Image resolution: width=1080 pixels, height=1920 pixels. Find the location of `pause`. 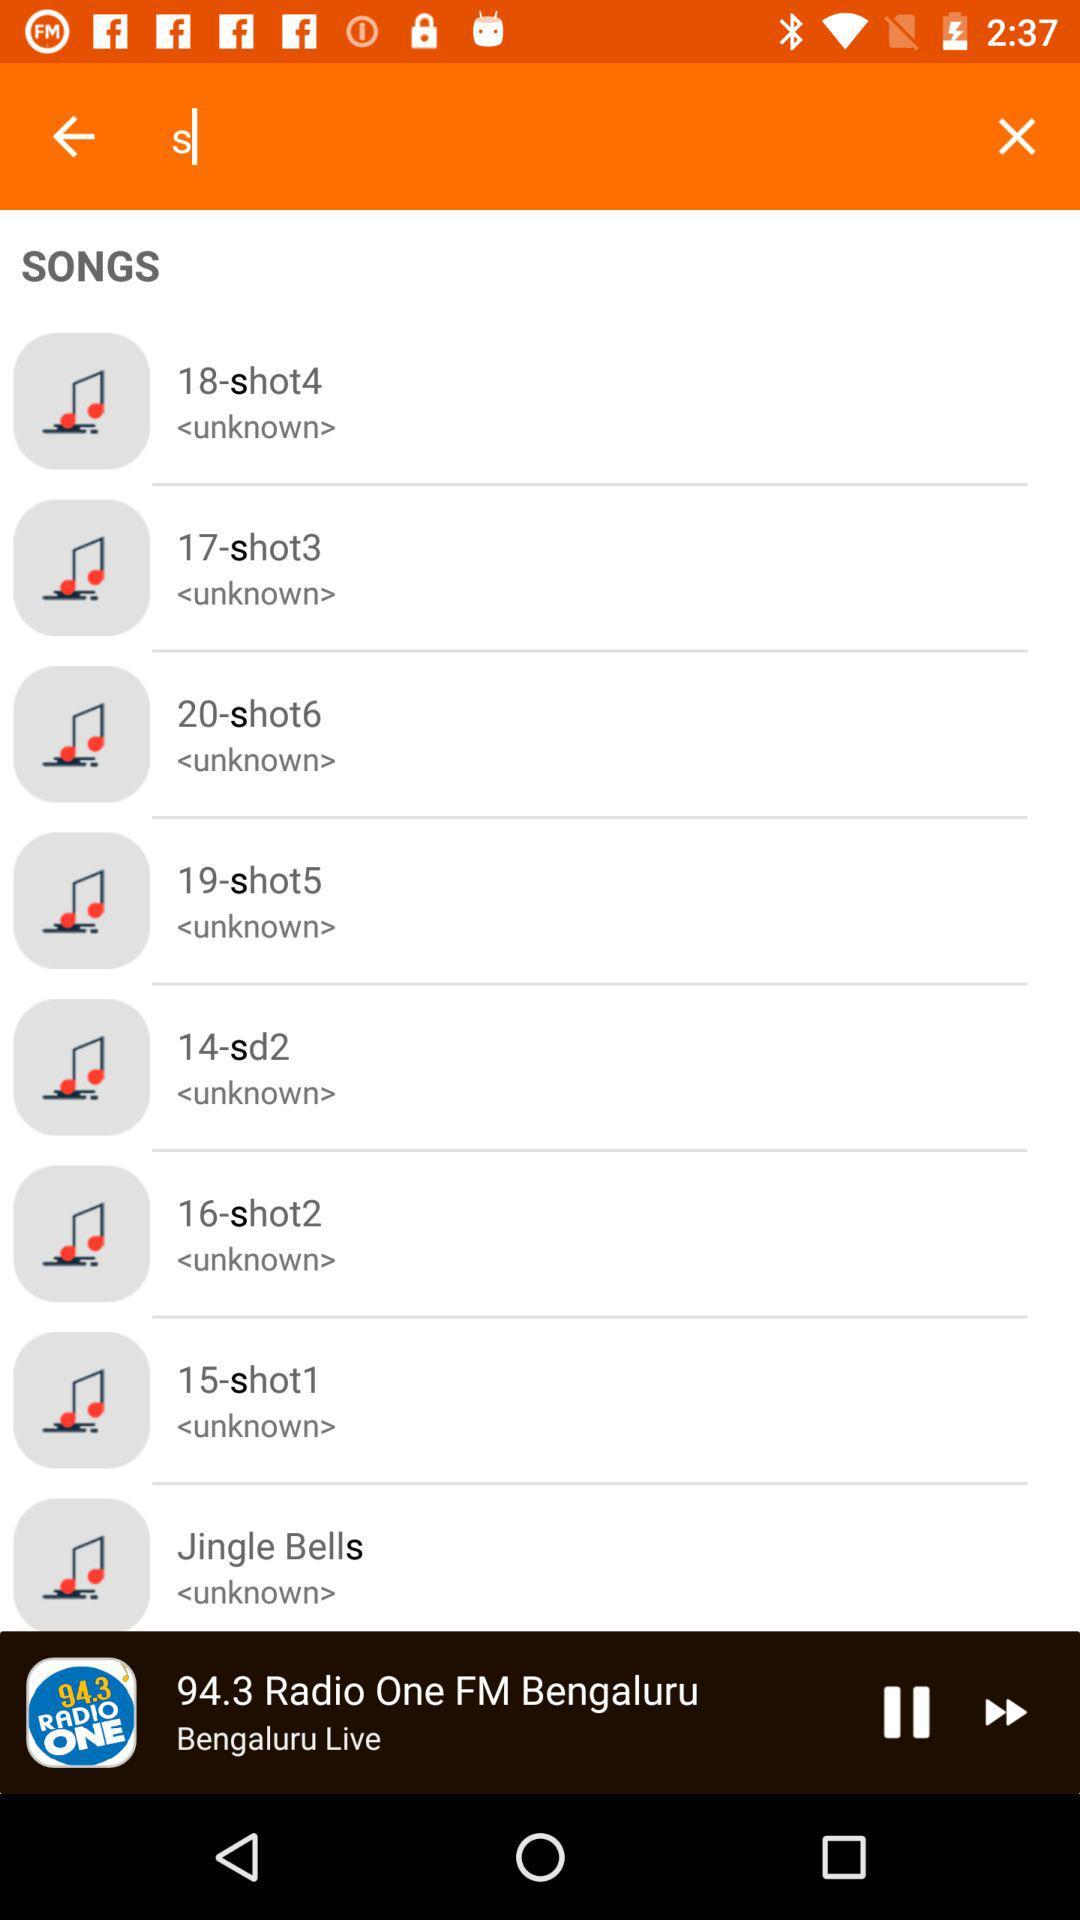

pause is located at coordinates (906, 1711).